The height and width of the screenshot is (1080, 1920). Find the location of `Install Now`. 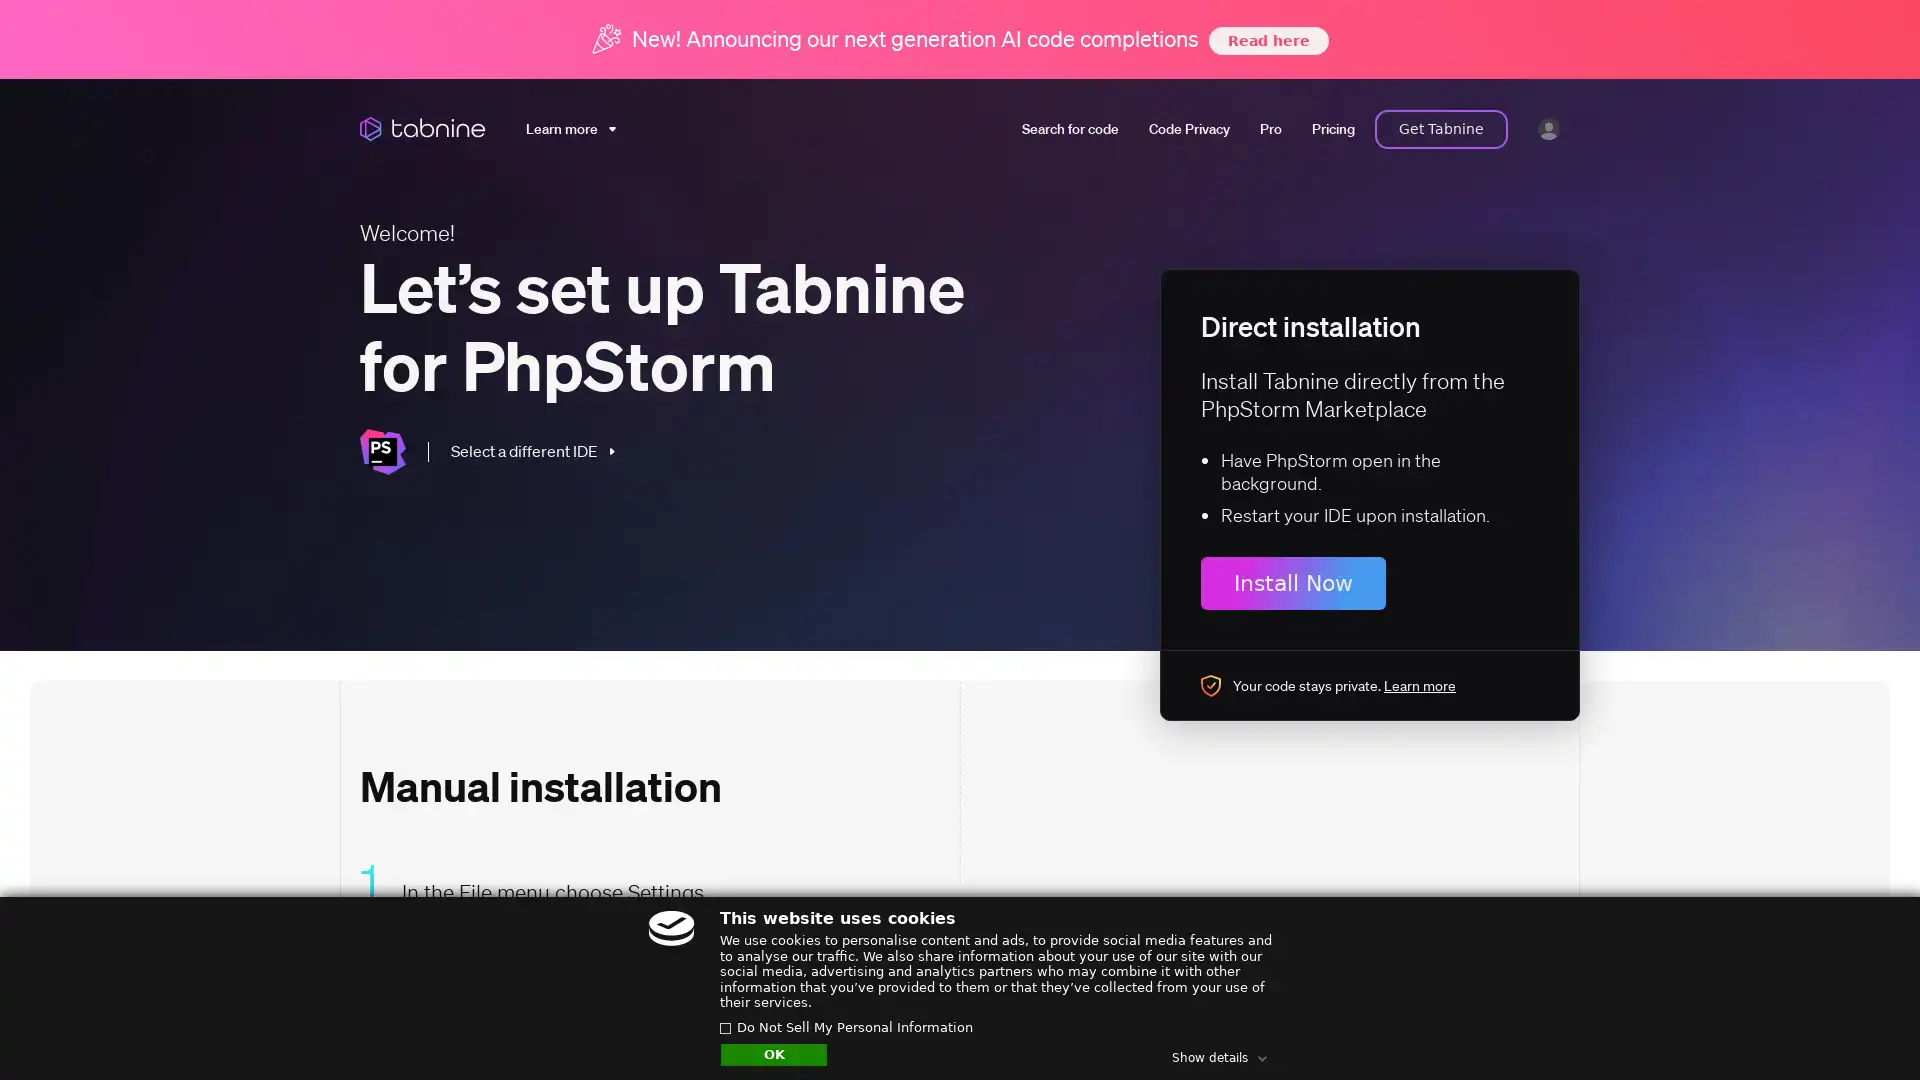

Install Now is located at coordinates (1293, 583).